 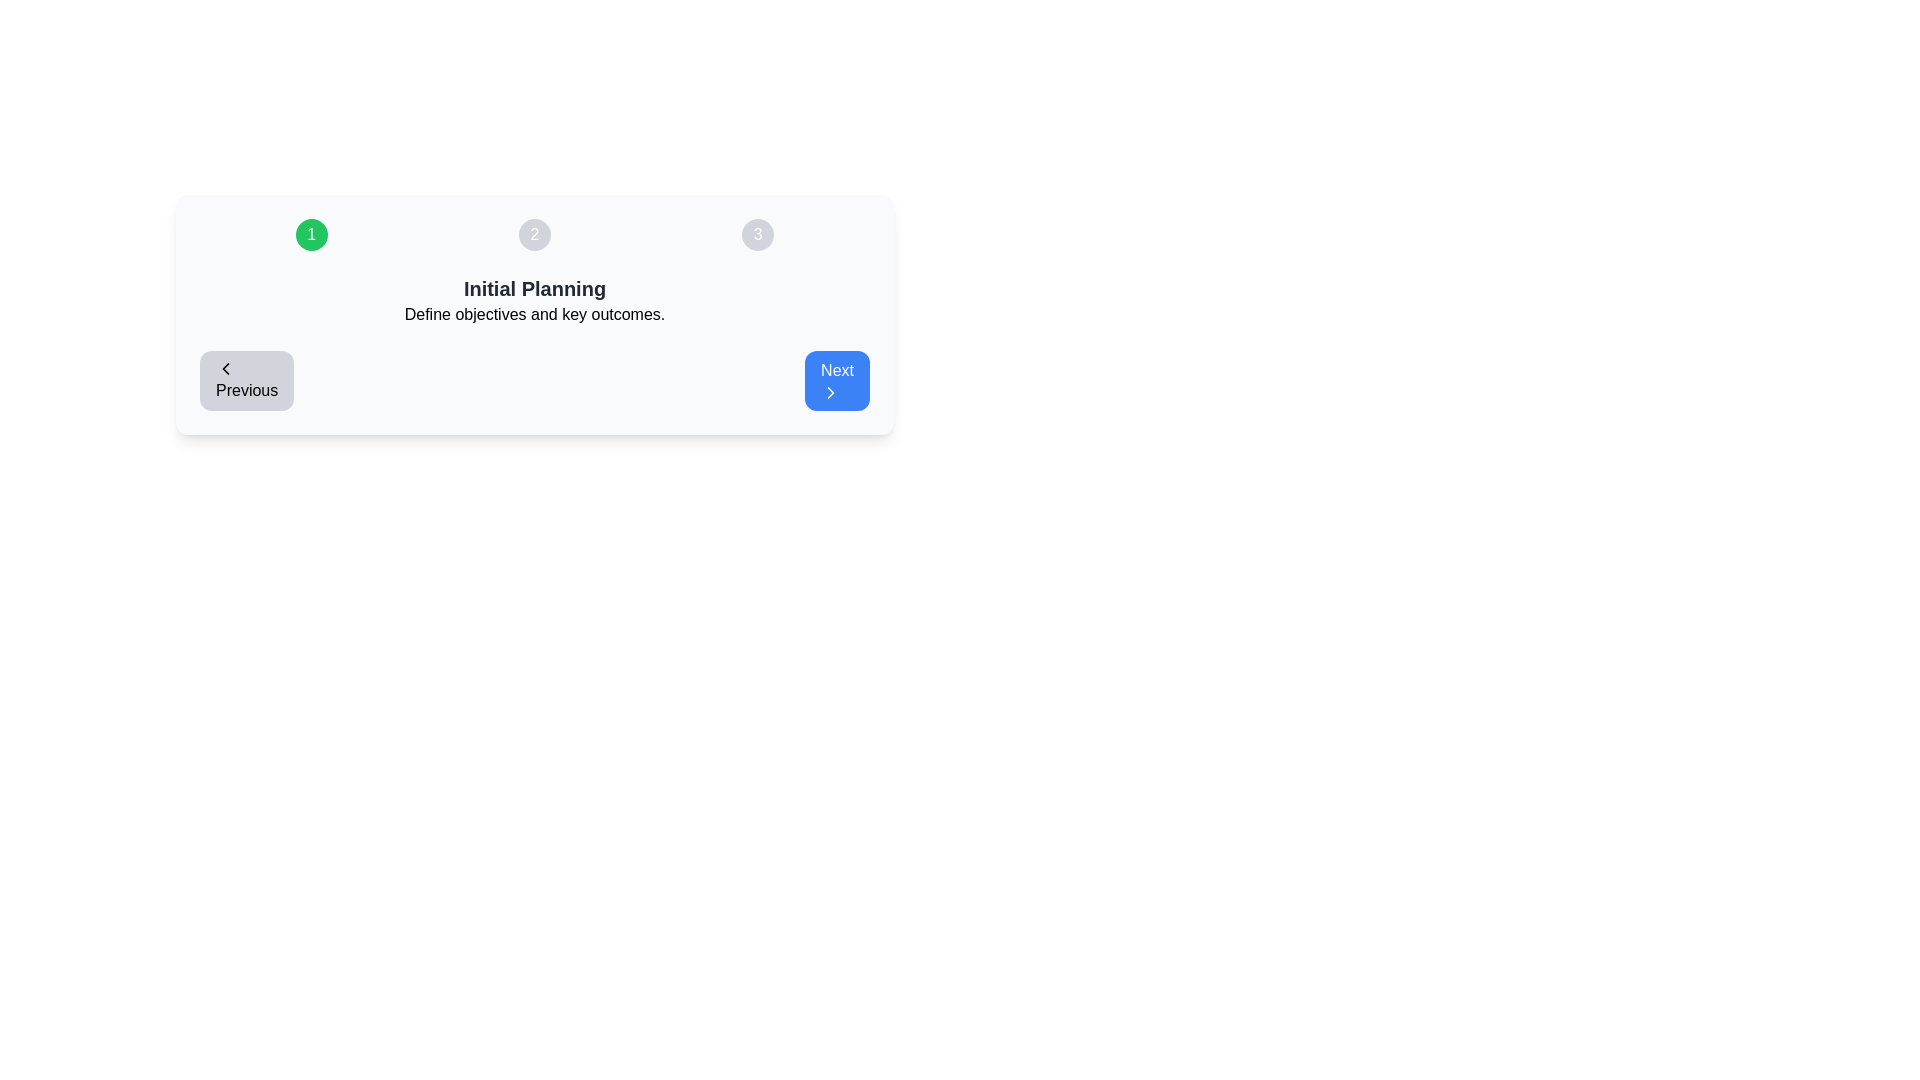 What do you see at coordinates (225, 369) in the screenshot?
I see `the left-pointing chevron arrow icon within the 'Previous' button, which has a light gray background and is located at the bottom-left corner of the card` at bounding box center [225, 369].